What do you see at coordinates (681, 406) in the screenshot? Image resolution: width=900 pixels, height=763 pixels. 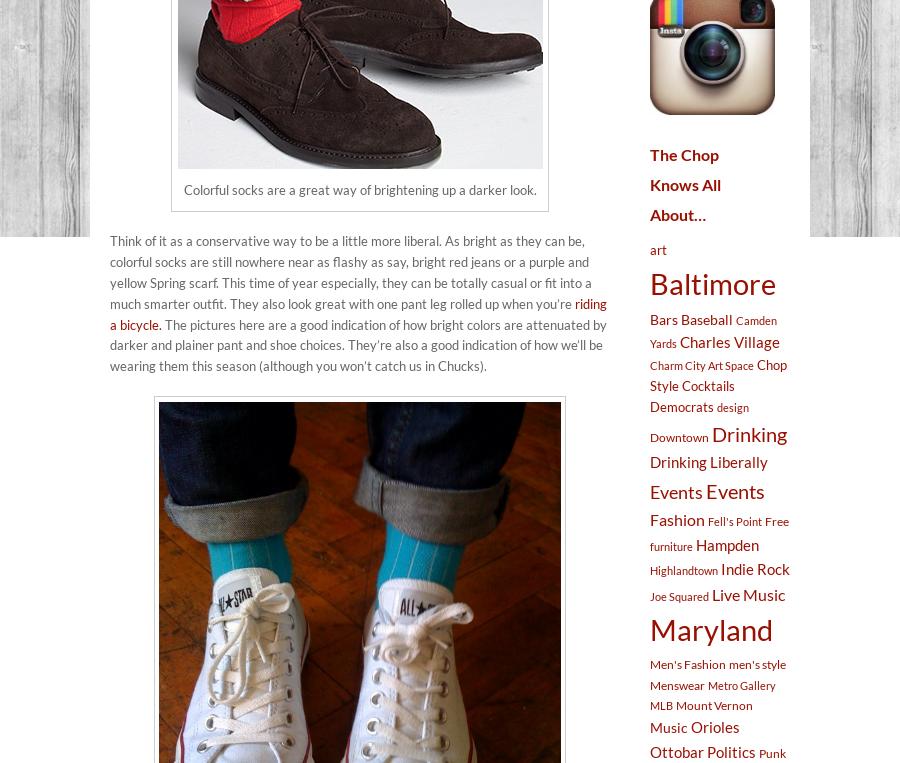 I see `'Democrats'` at bounding box center [681, 406].